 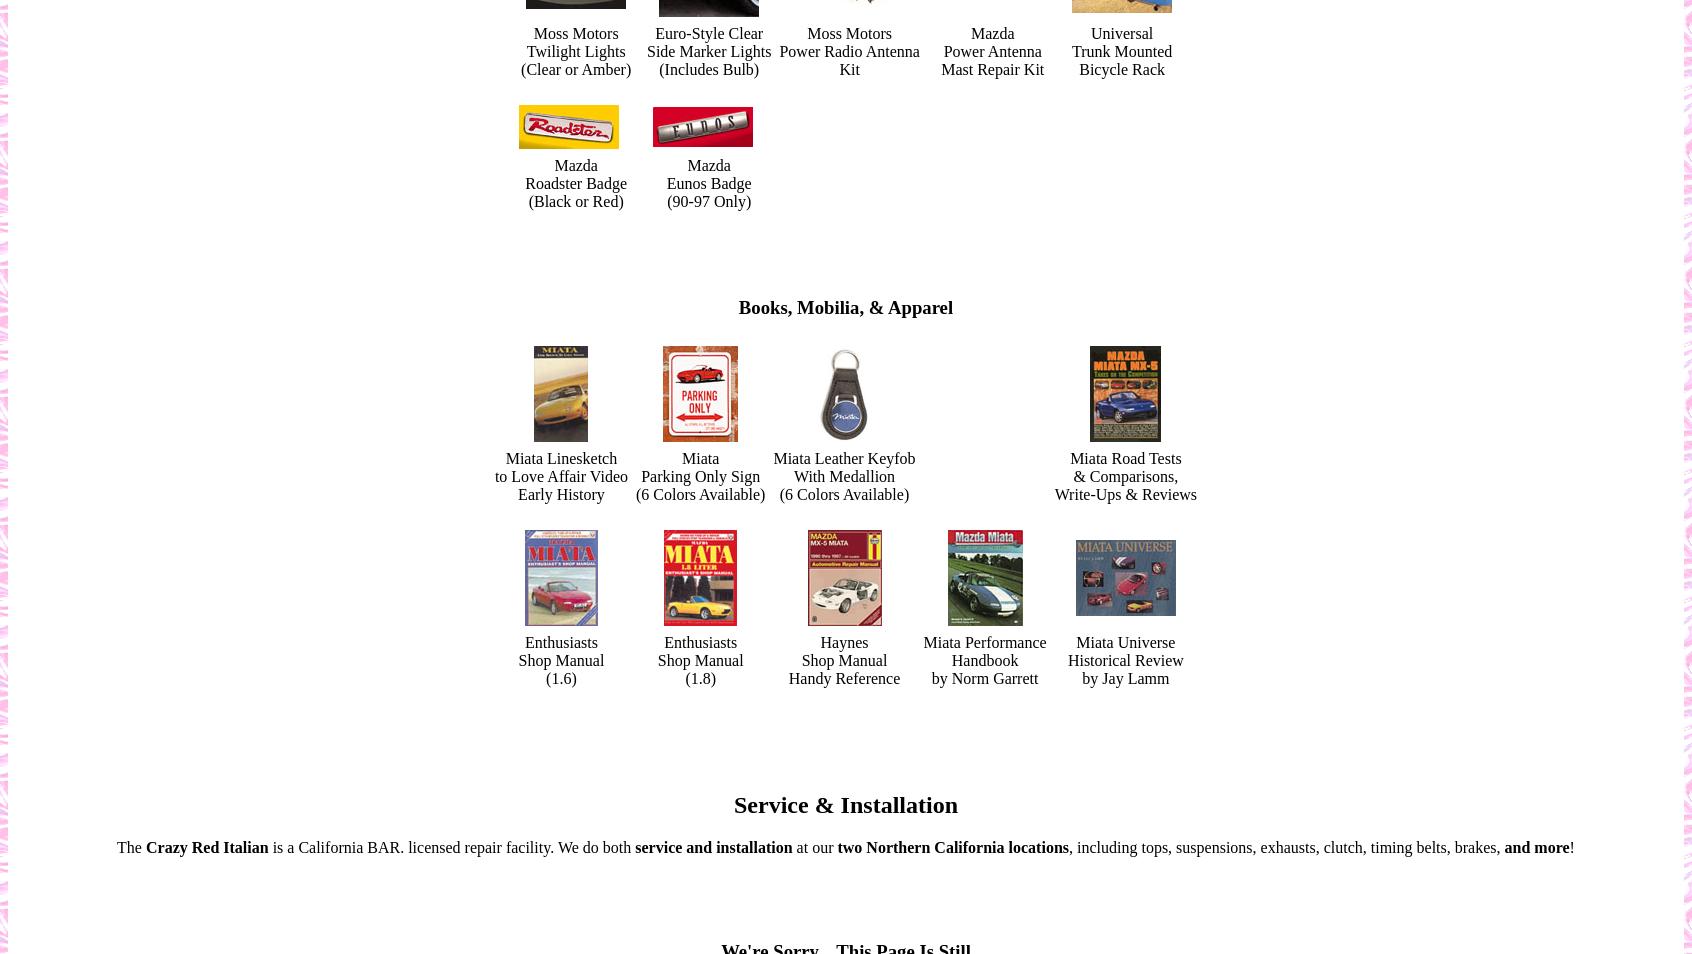 I want to click on 'Miata Universe', so click(x=1075, y=640).